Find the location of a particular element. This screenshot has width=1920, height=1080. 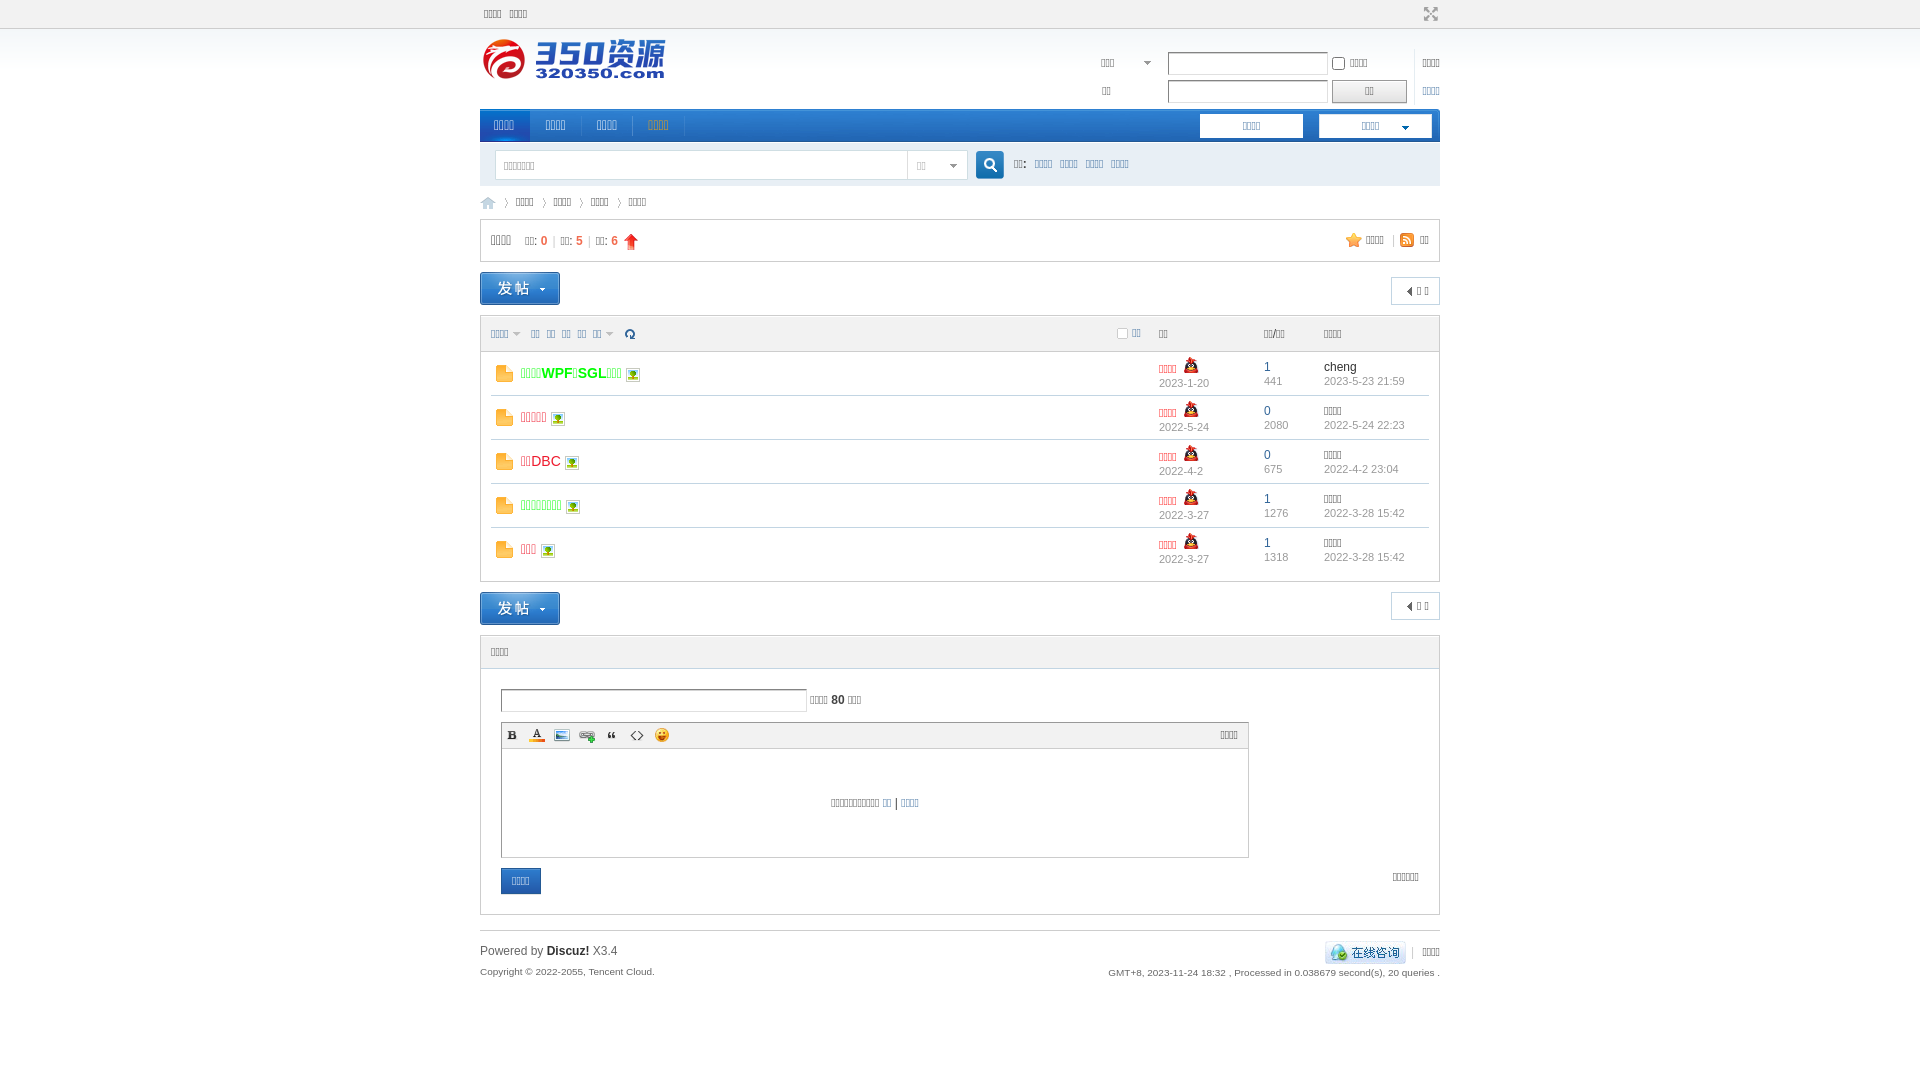

'Color' is located at coordinates (527, 735).